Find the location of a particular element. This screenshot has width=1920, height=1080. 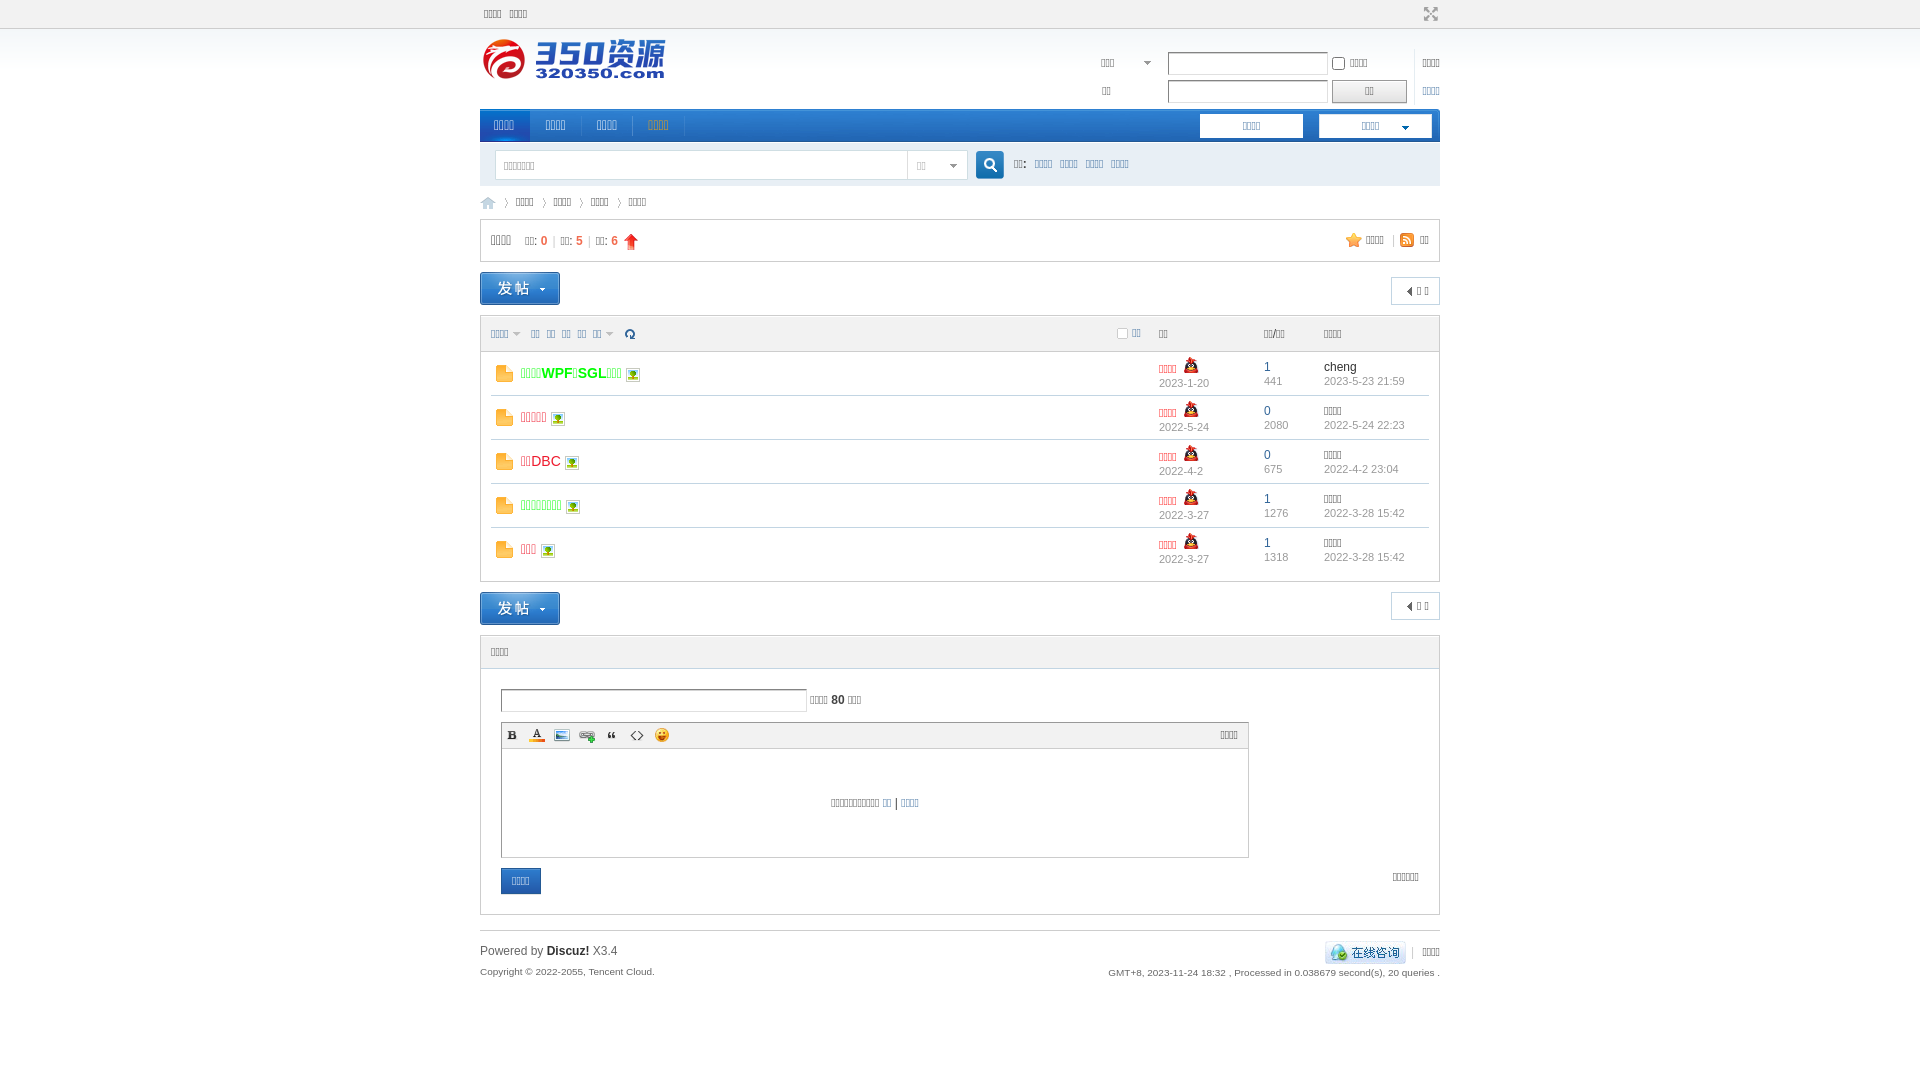

'Color' is located at coordinates (527, 735).